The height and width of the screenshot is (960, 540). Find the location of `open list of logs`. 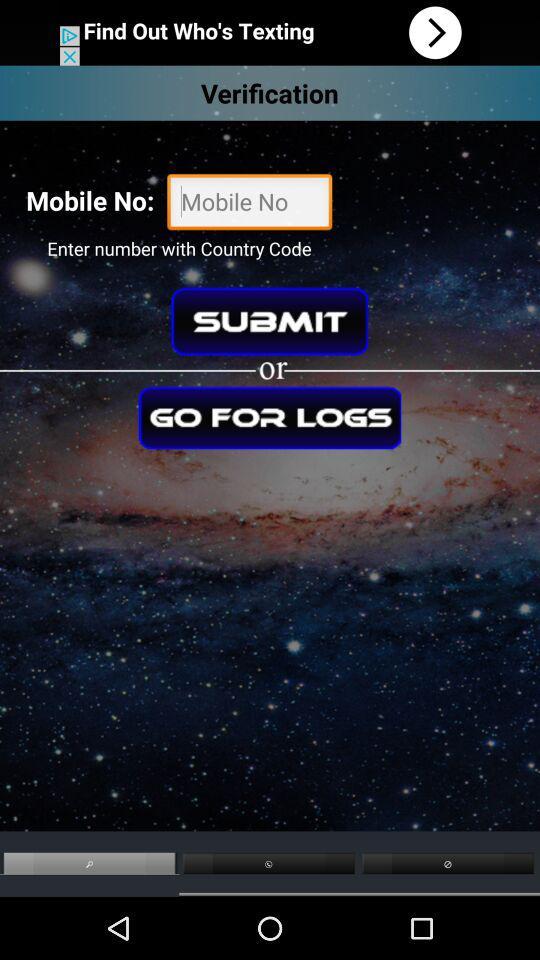

open list of logs is located at coordinates (270, 416).